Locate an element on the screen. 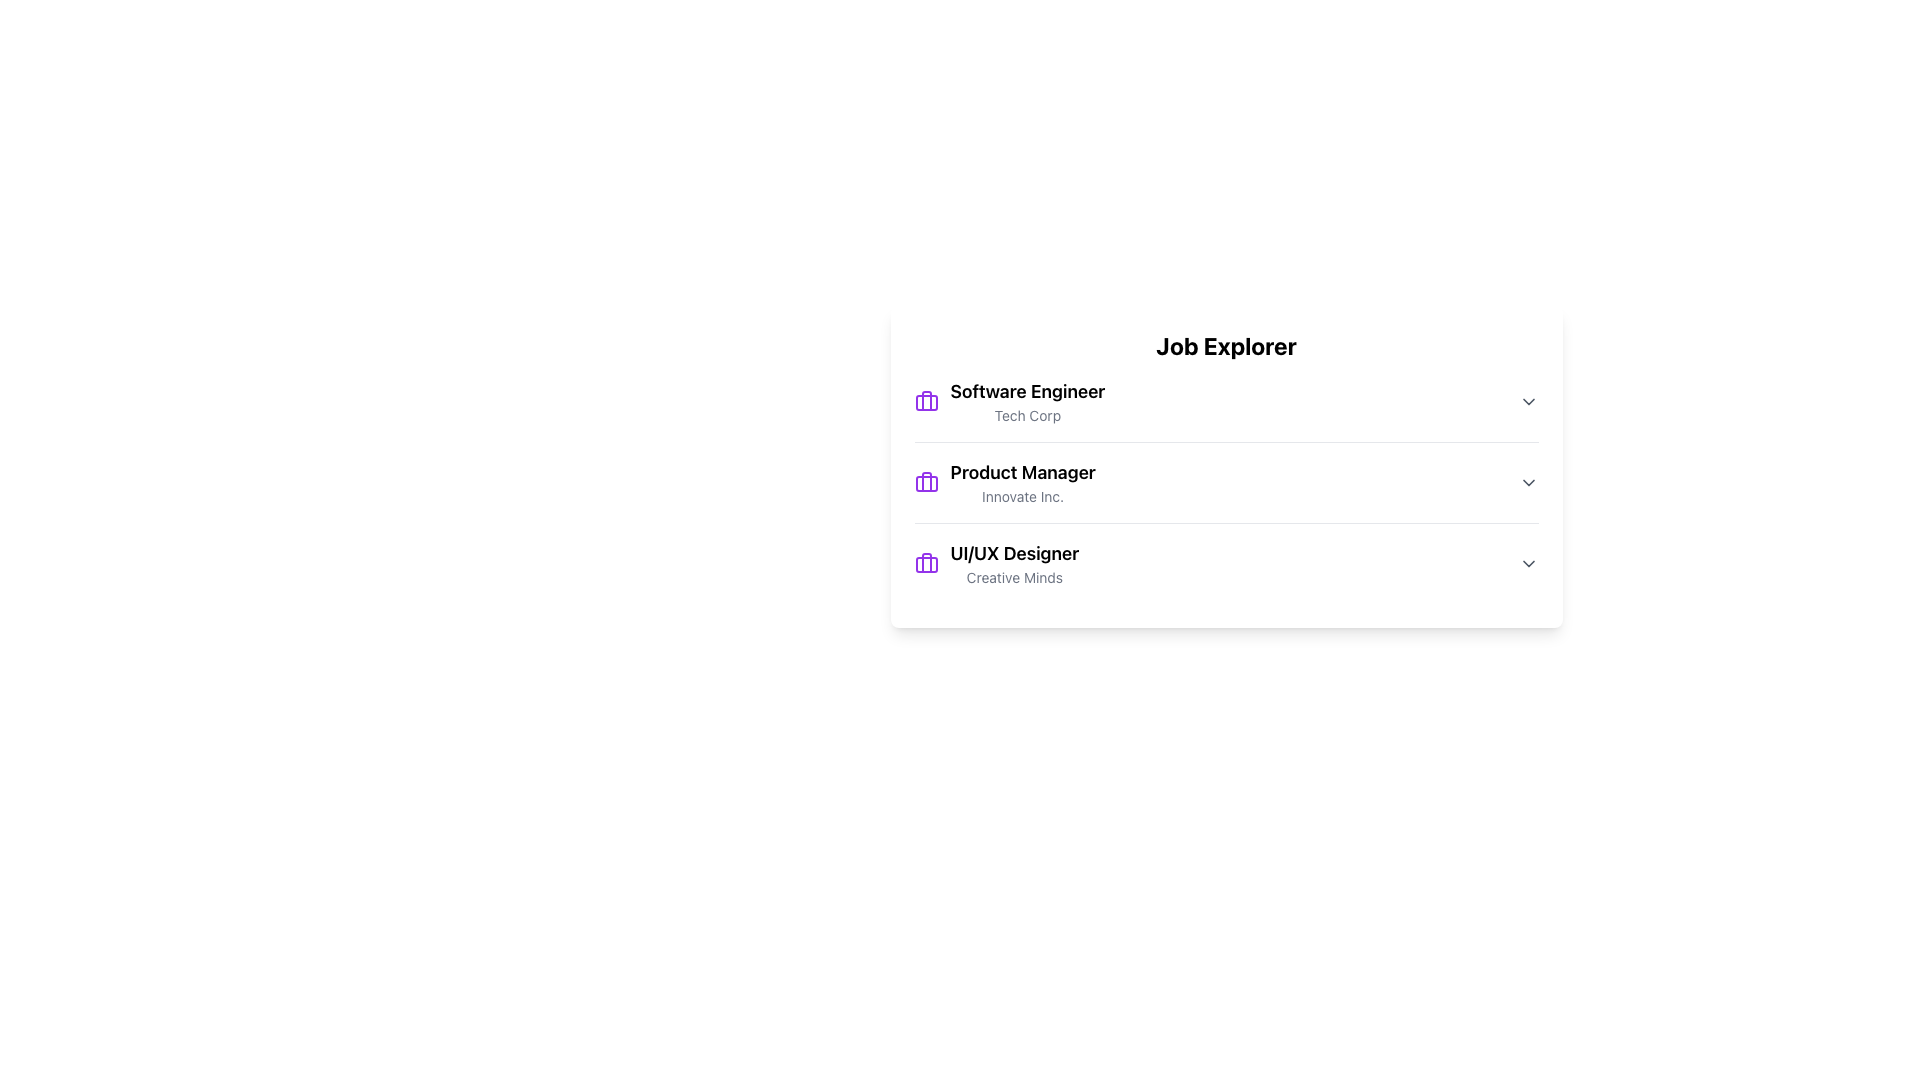  text label displaying 'Product Manager', which is prominently styled and located above the company name 'Innovate Inc.' in the job listing interface is located at coordinates (1023, 473).